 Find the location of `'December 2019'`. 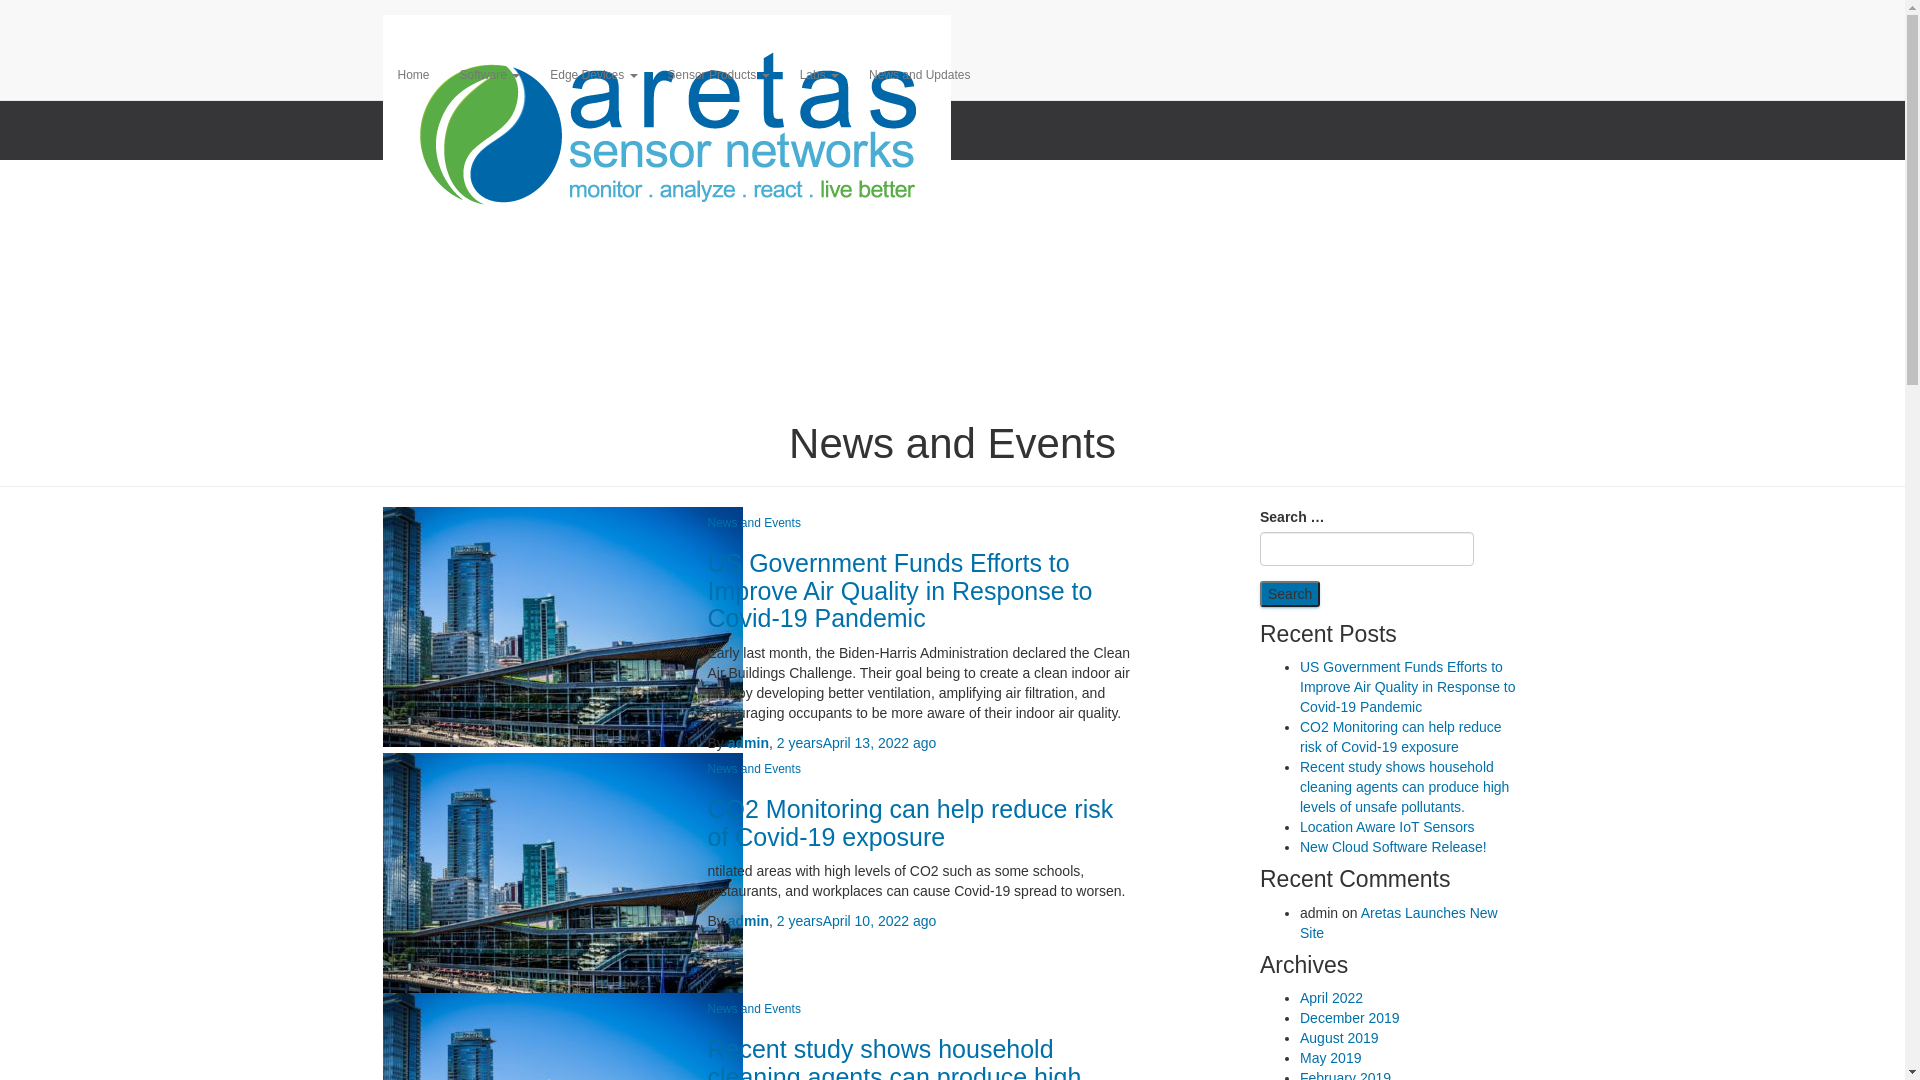

'December 2019' is located at coordinates (1349, 1018).